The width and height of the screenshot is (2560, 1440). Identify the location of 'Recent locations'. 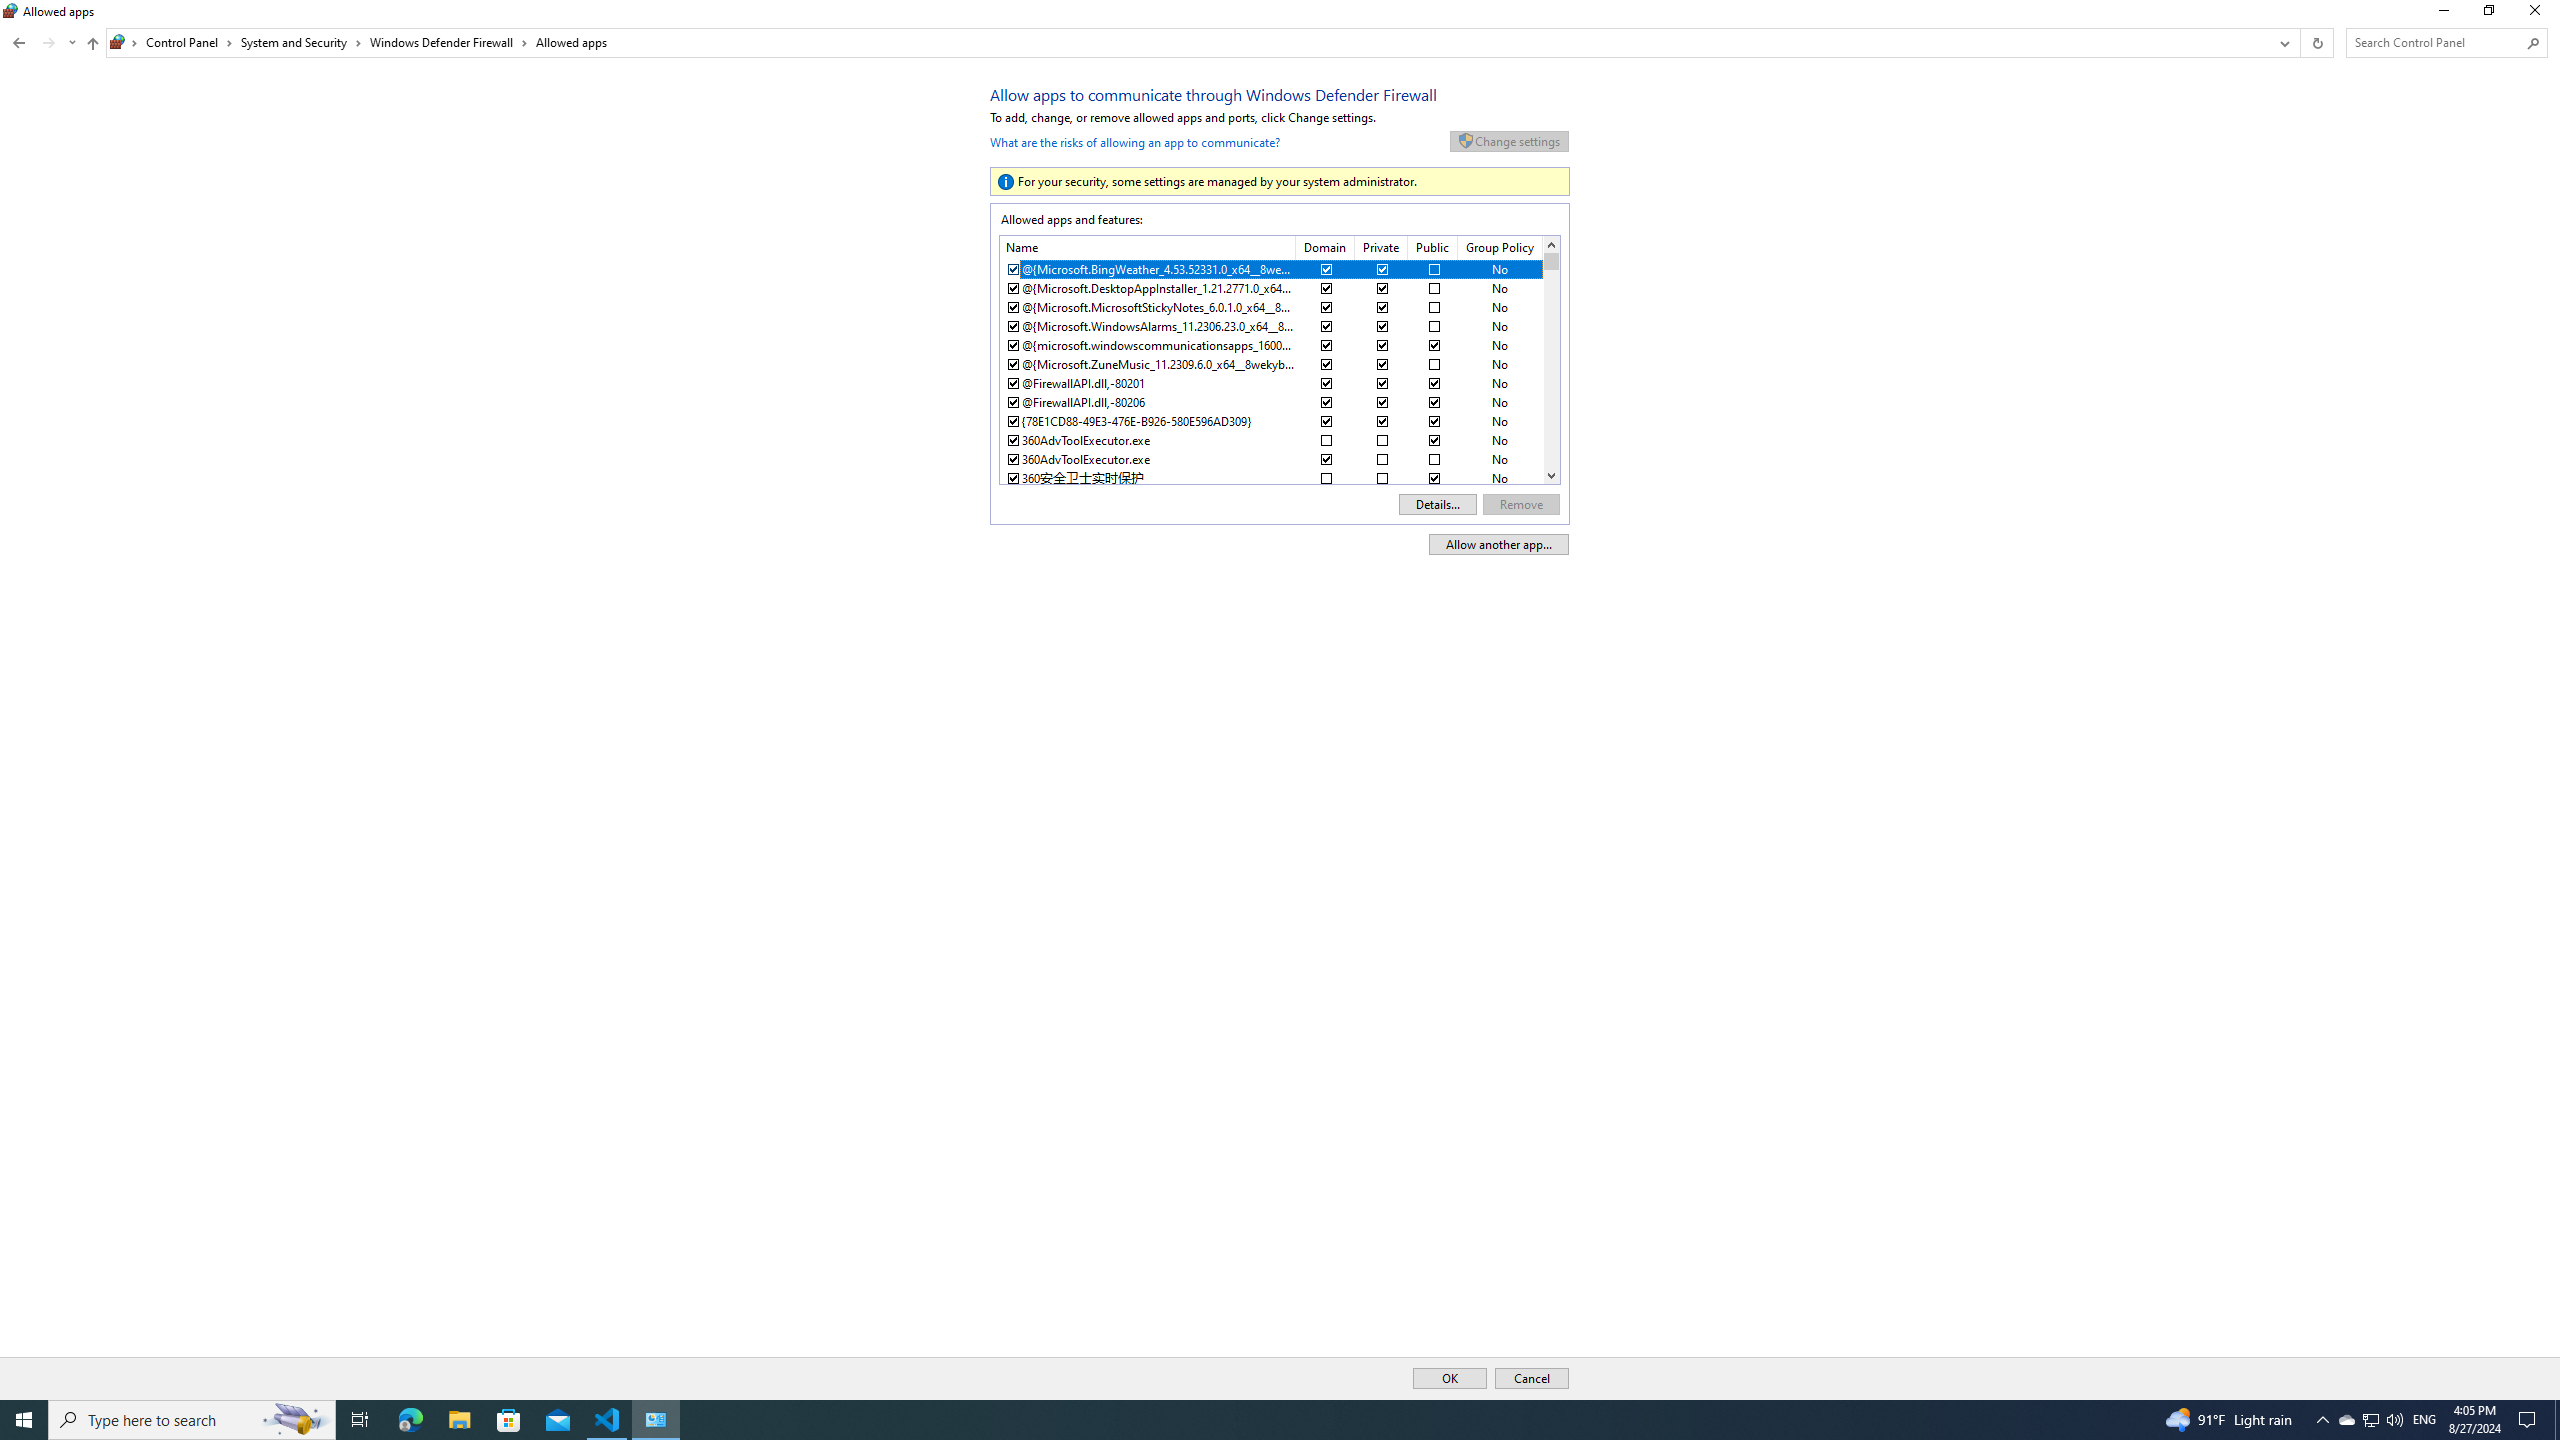
(70, 42).